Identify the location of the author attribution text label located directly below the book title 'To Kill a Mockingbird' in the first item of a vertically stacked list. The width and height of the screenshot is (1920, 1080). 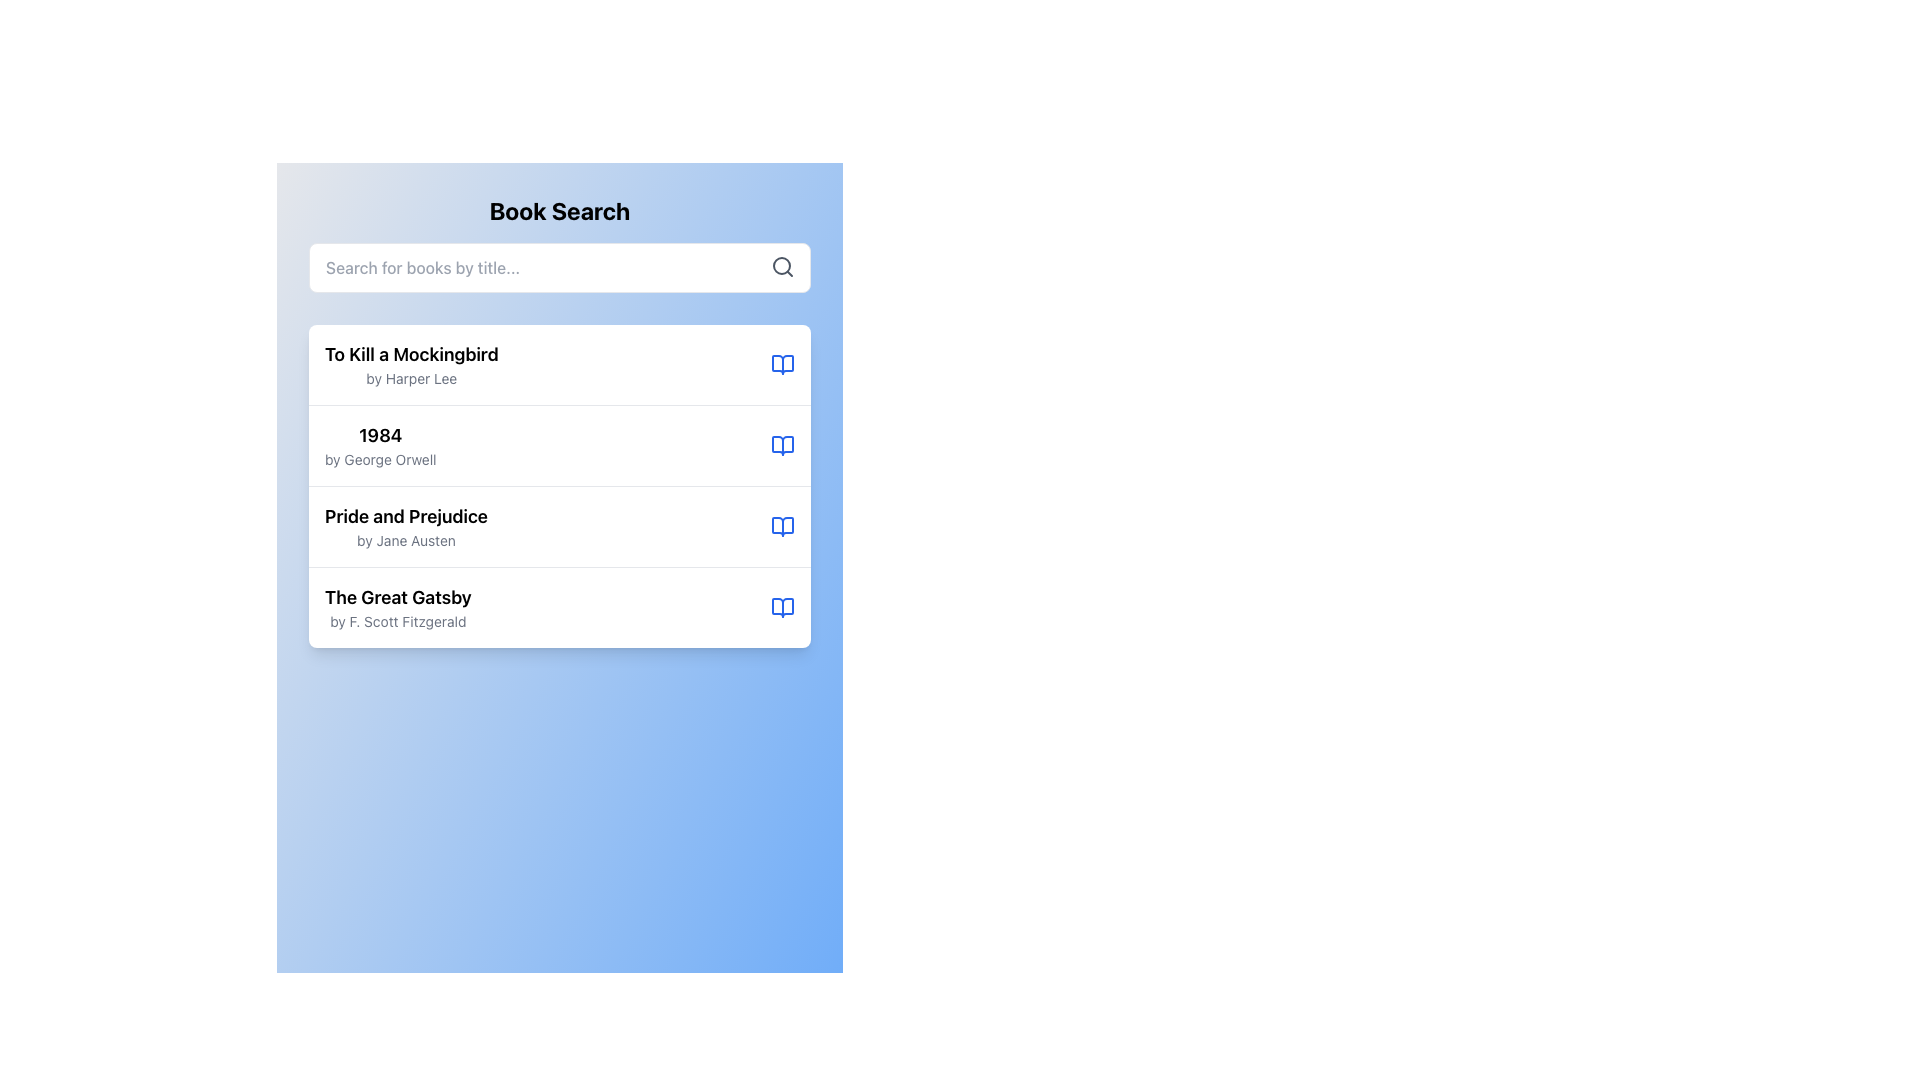
(410, 378).